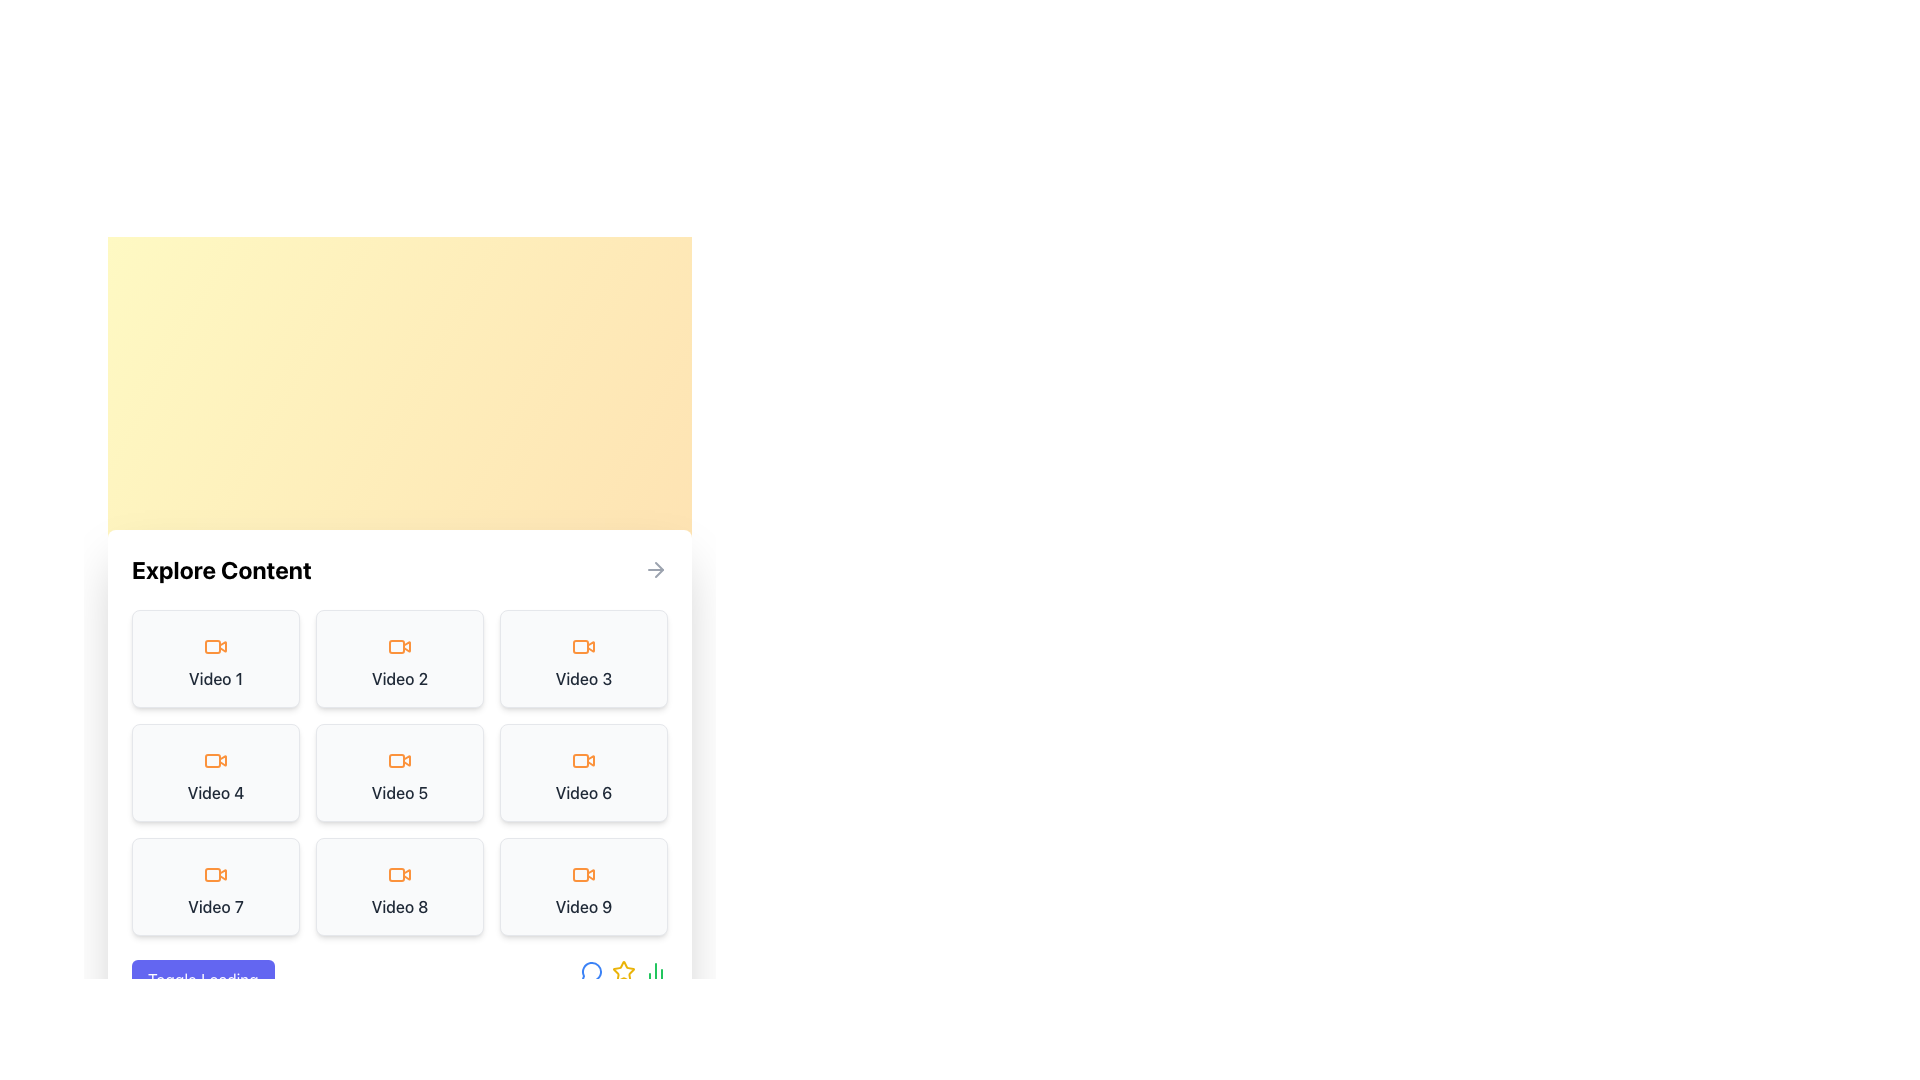 This screenshot has height=1080, width=1920. What do you see at coordinates (406, 759) in the screenshot?
I see `the triangular part of the orange video camera icon located under the label 'Video 5' in the grid layout` at bounding box center [406, 759].